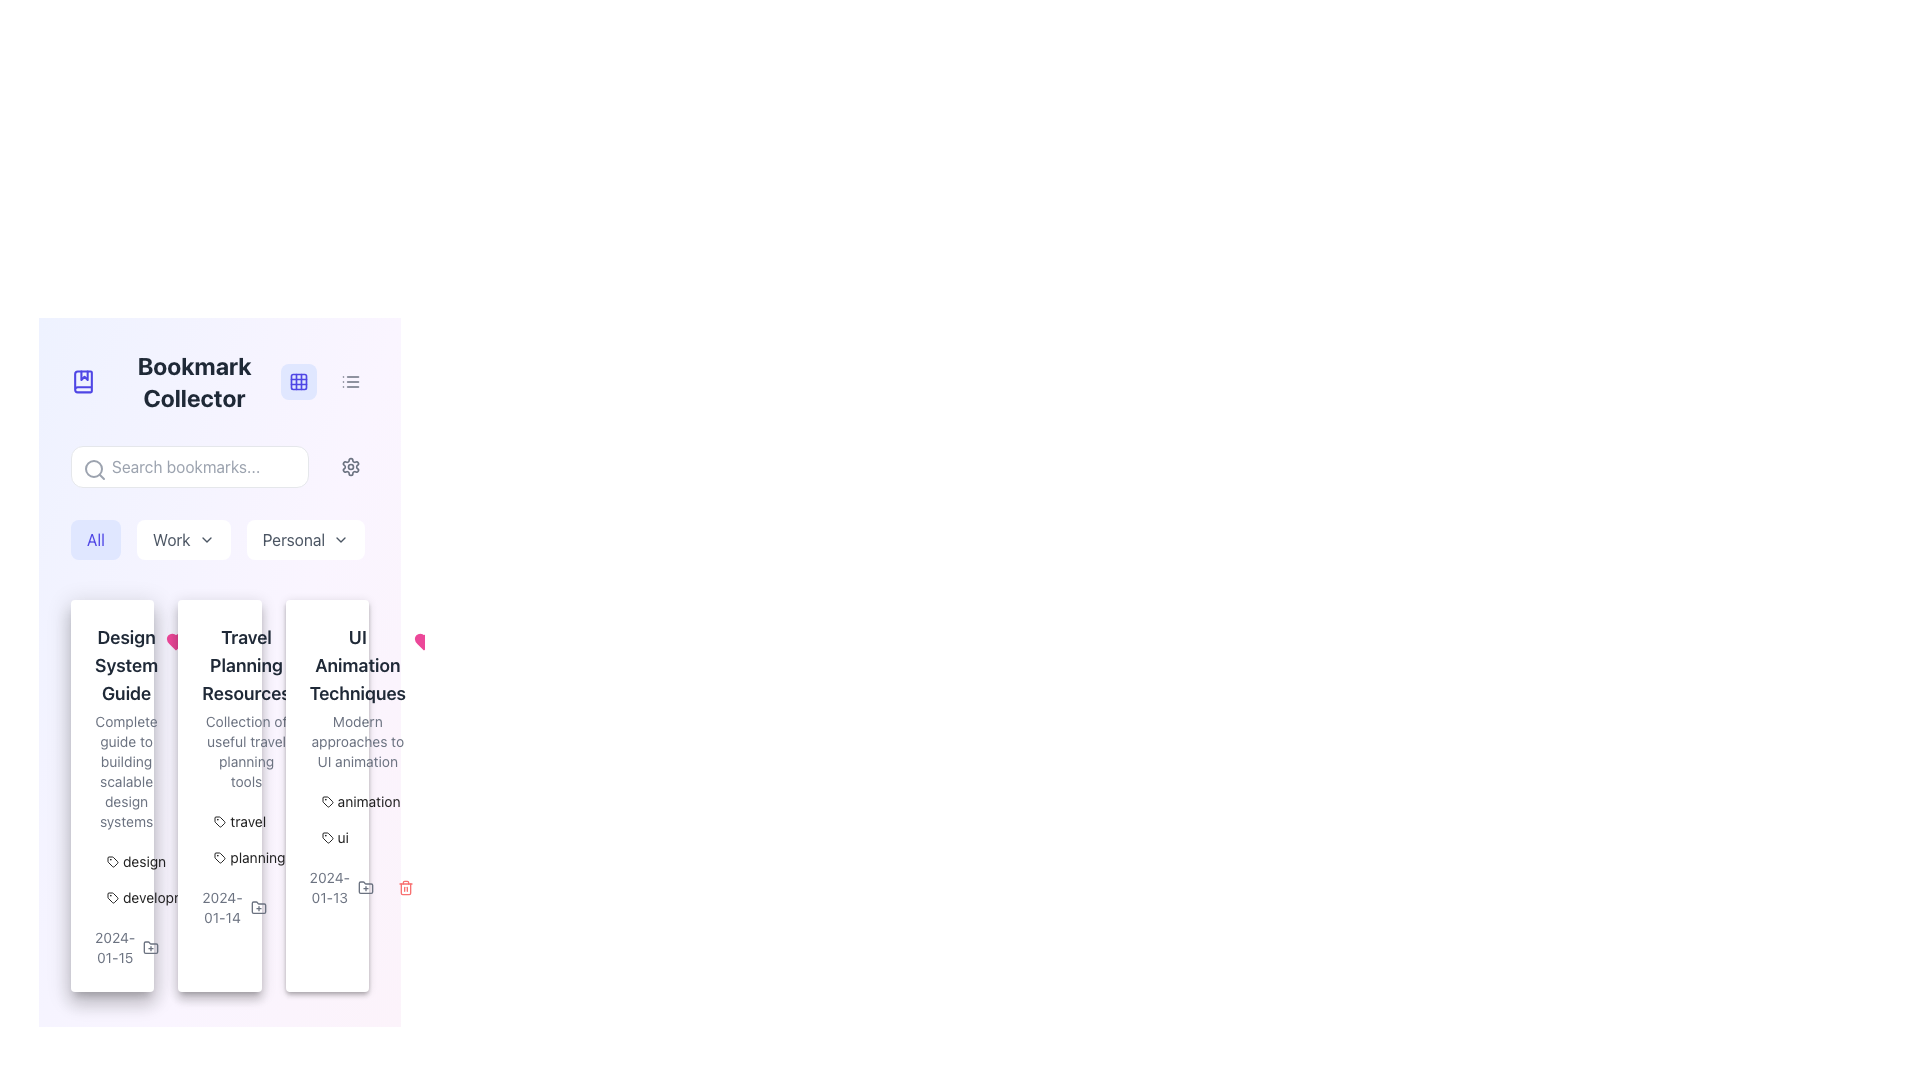  What do you see at coordinates (257, 907) in the screenshot?
I see `the small circular button with a folder and plus icon located at the bottom right corner of the 'Travel Planning Resources' card, below the date '2024-01-14'` at bounding box center [257, 907].